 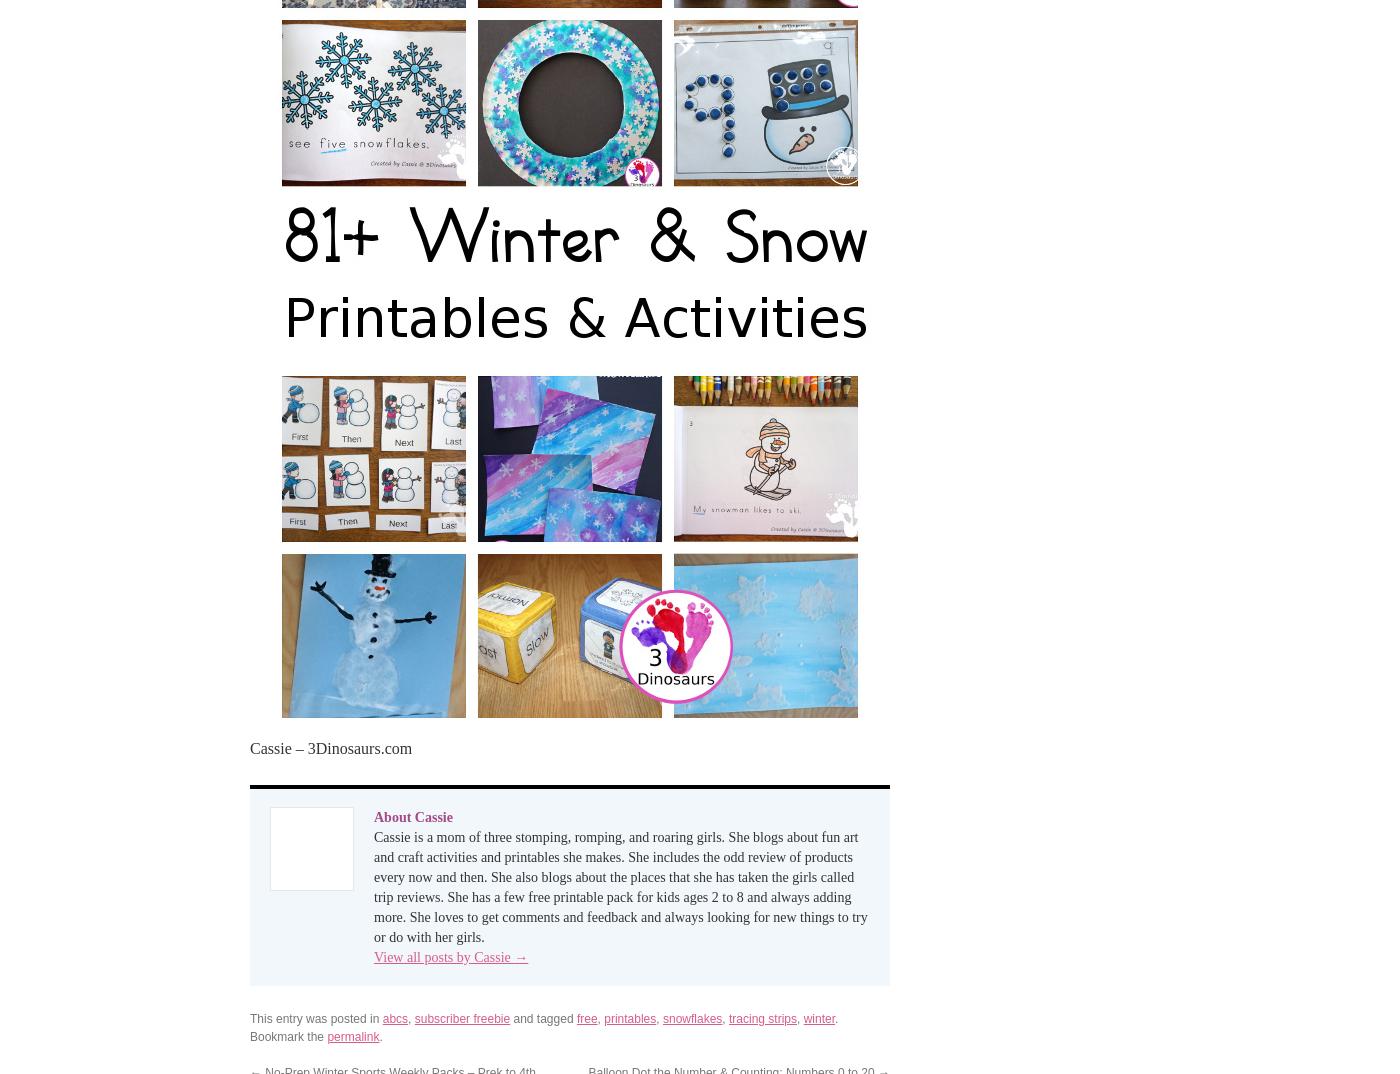 What do you see at coordinates (620, 885) in the screenshot?
I see `'Cassie is a mom of three stomping, romping, and roaring girls. She blogs about fun art and craft activities and printables she makes. She includes the odd review of products every now and then. She also blogs about the places that she has taken the girls called trip reviews. She has a few free printable pack for kids ages 2 to 8 and always adding more. She loves to get comments and feedback and always looking for new things to try or do with her girls.'` at bounding box center [620, 885].